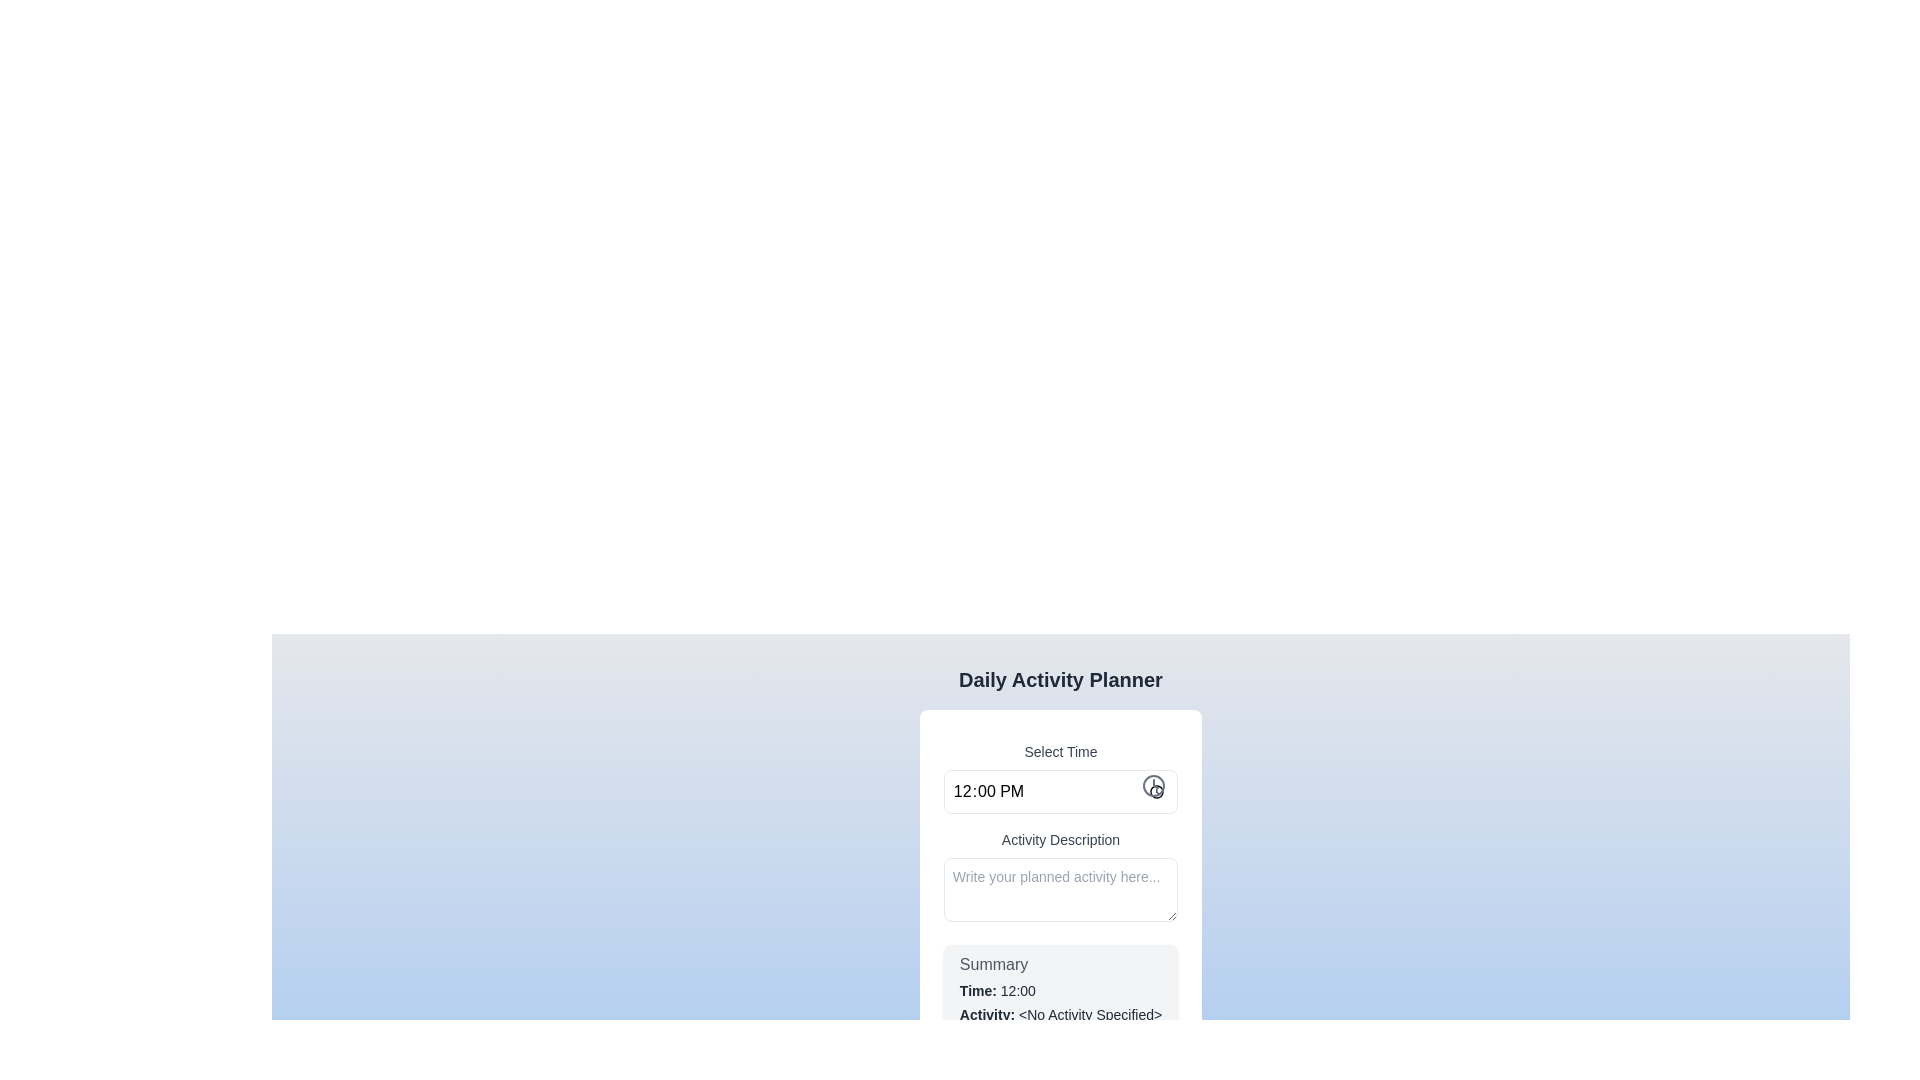 The width and height of the screenshot is (1920, 1080). Describe the element at coordinates (1154, 785) in the screenshot. I see `the clock icon's circle element located at the top-right corner of the time selection box` at that location.